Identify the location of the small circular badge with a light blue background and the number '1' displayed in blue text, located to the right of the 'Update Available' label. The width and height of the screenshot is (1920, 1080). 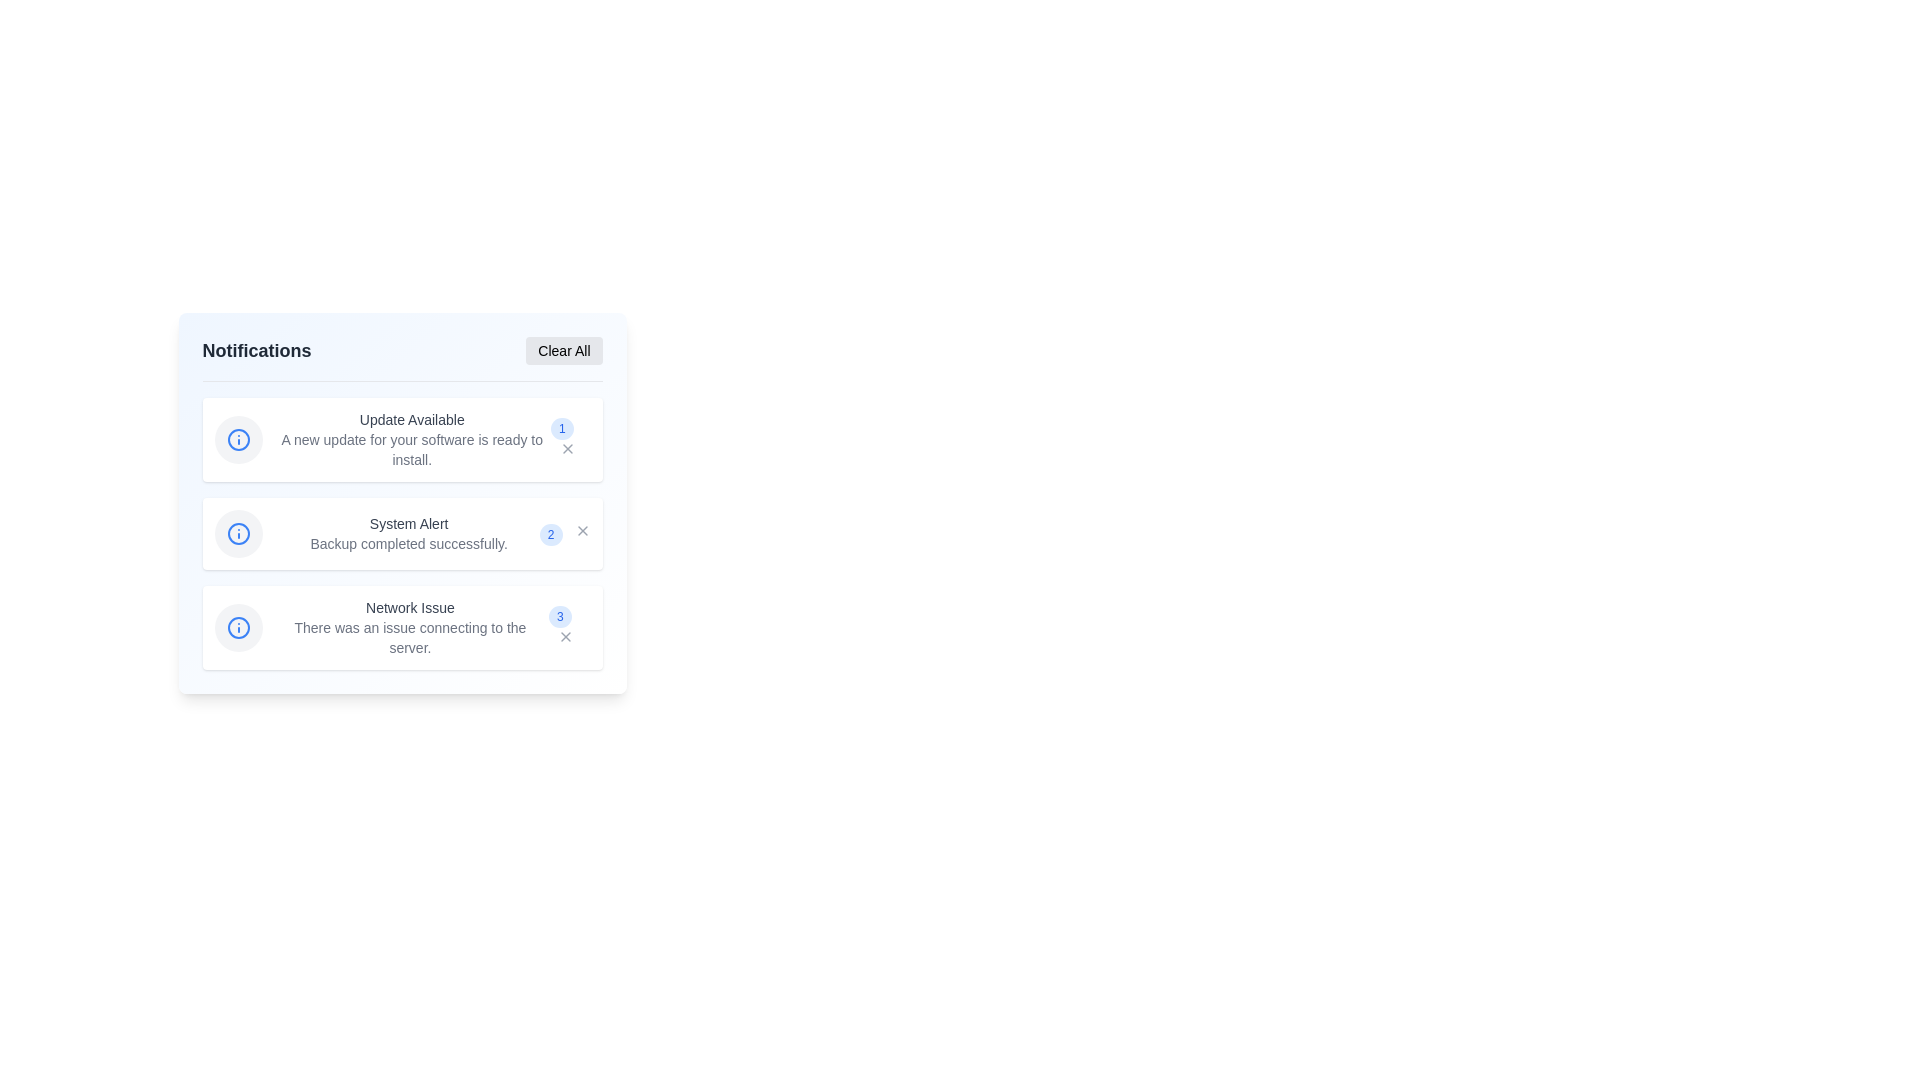
(561, 427).